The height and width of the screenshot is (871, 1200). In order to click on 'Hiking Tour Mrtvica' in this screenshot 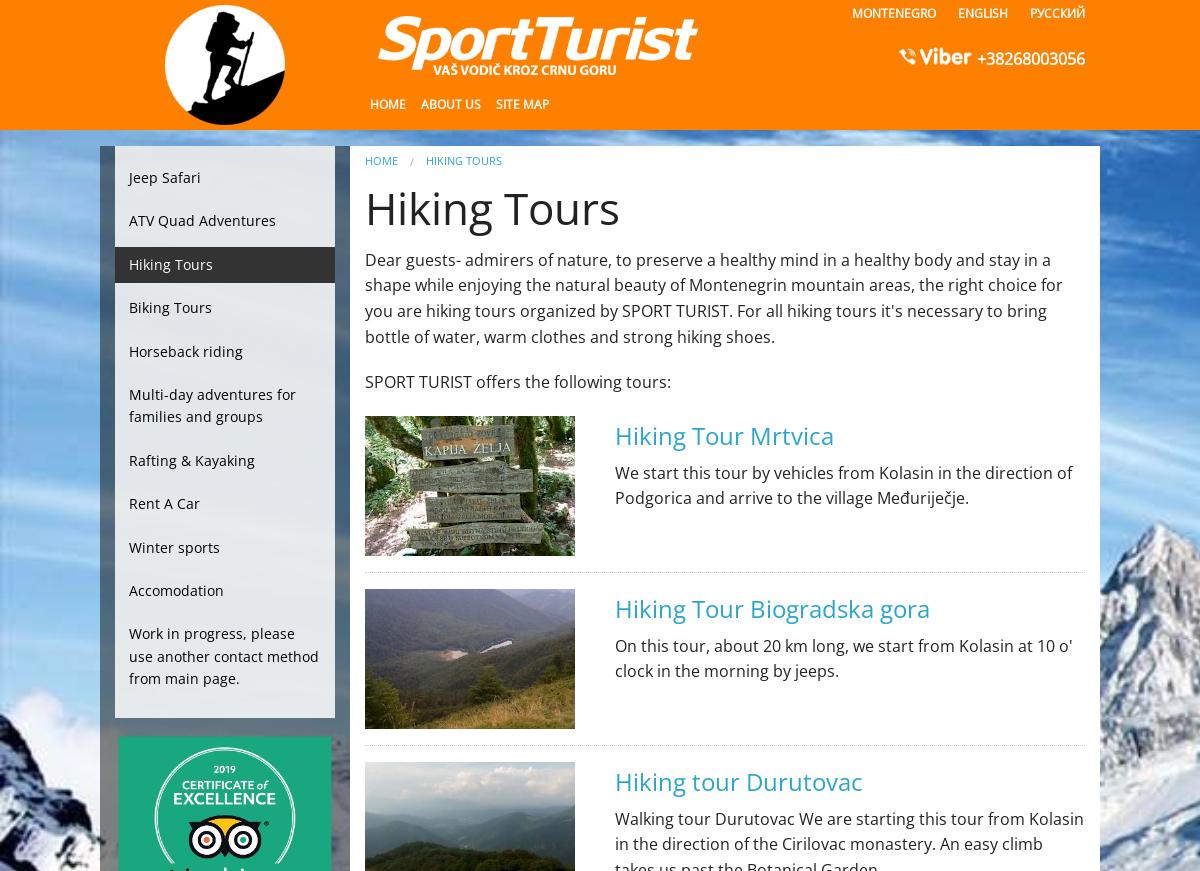, I will do `click(615, 433)`.